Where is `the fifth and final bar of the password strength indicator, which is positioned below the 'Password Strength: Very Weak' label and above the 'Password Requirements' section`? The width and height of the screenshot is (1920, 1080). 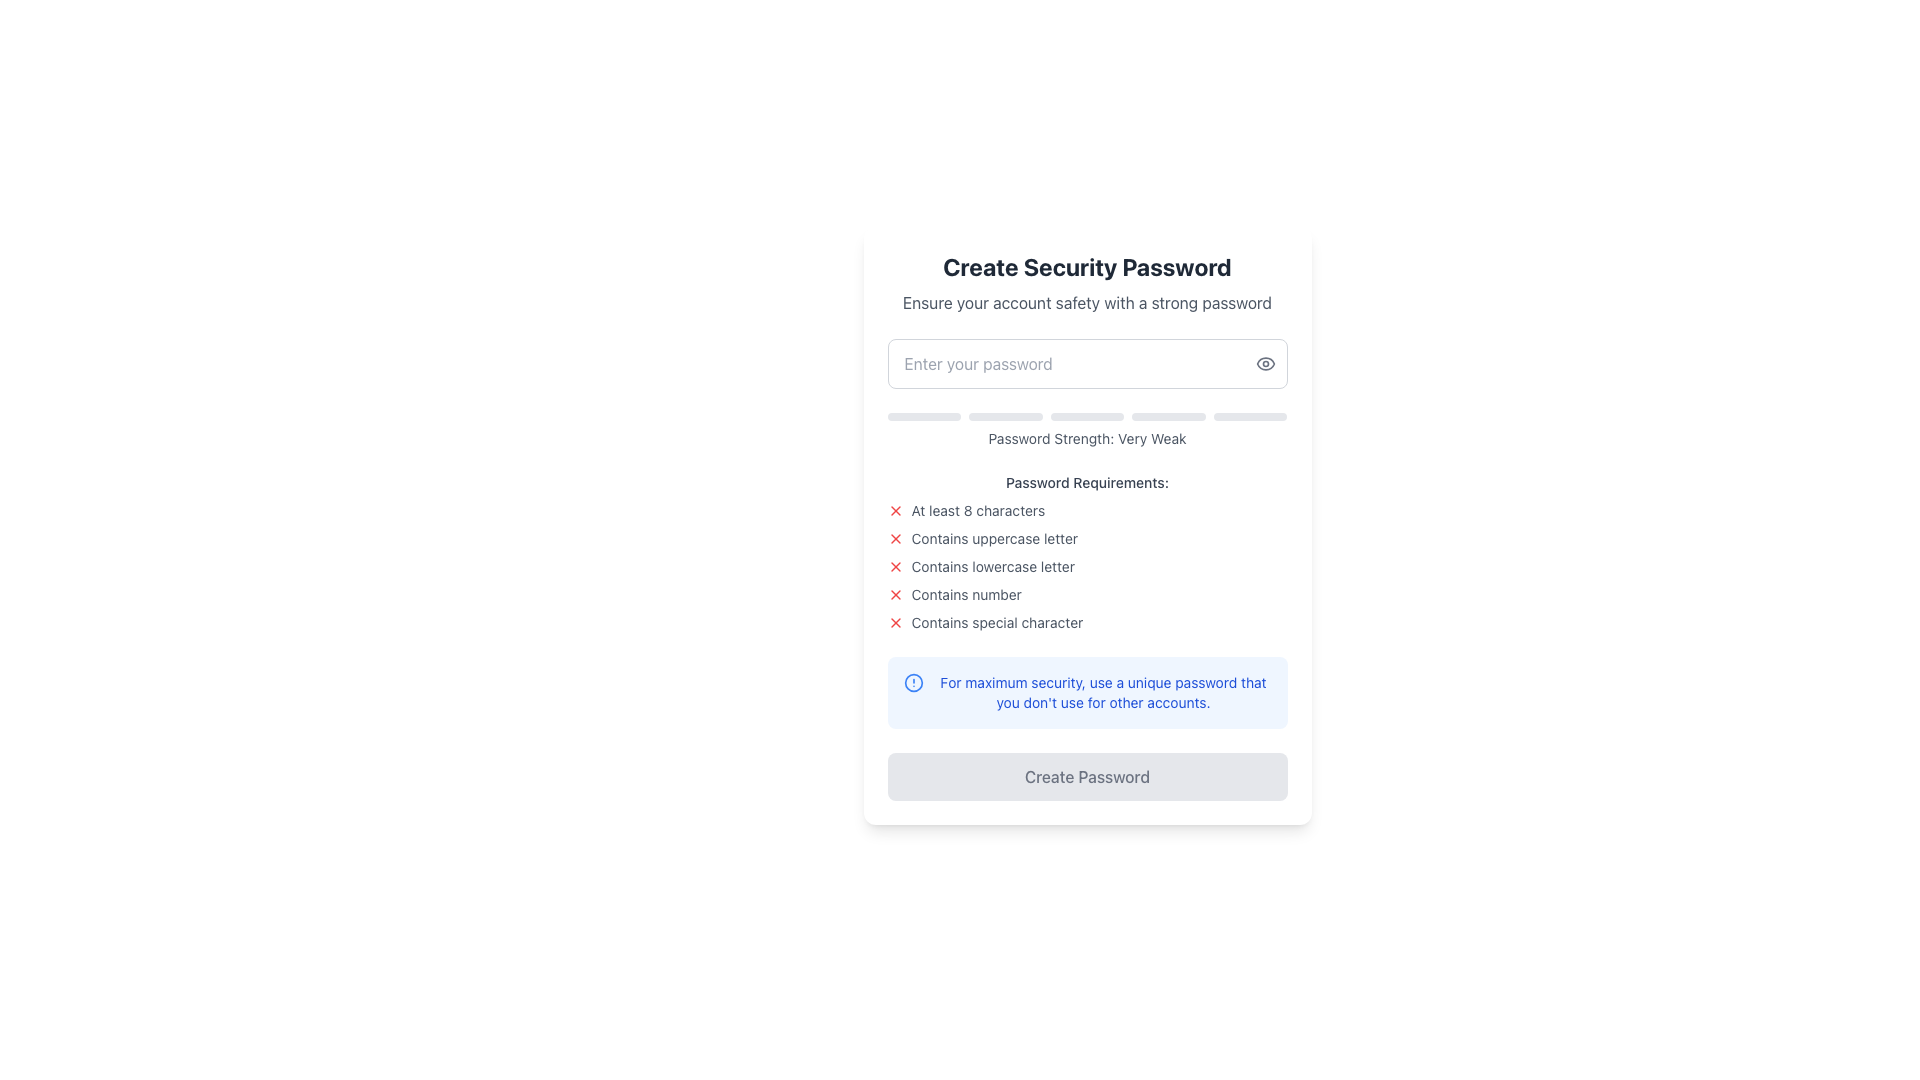 the fifth and final bar of the password strength indicator, which is positioned below the 'Password Strength: Very Weak' label and above the 'Password Requirements' section is located at coordinates (1249, 415).